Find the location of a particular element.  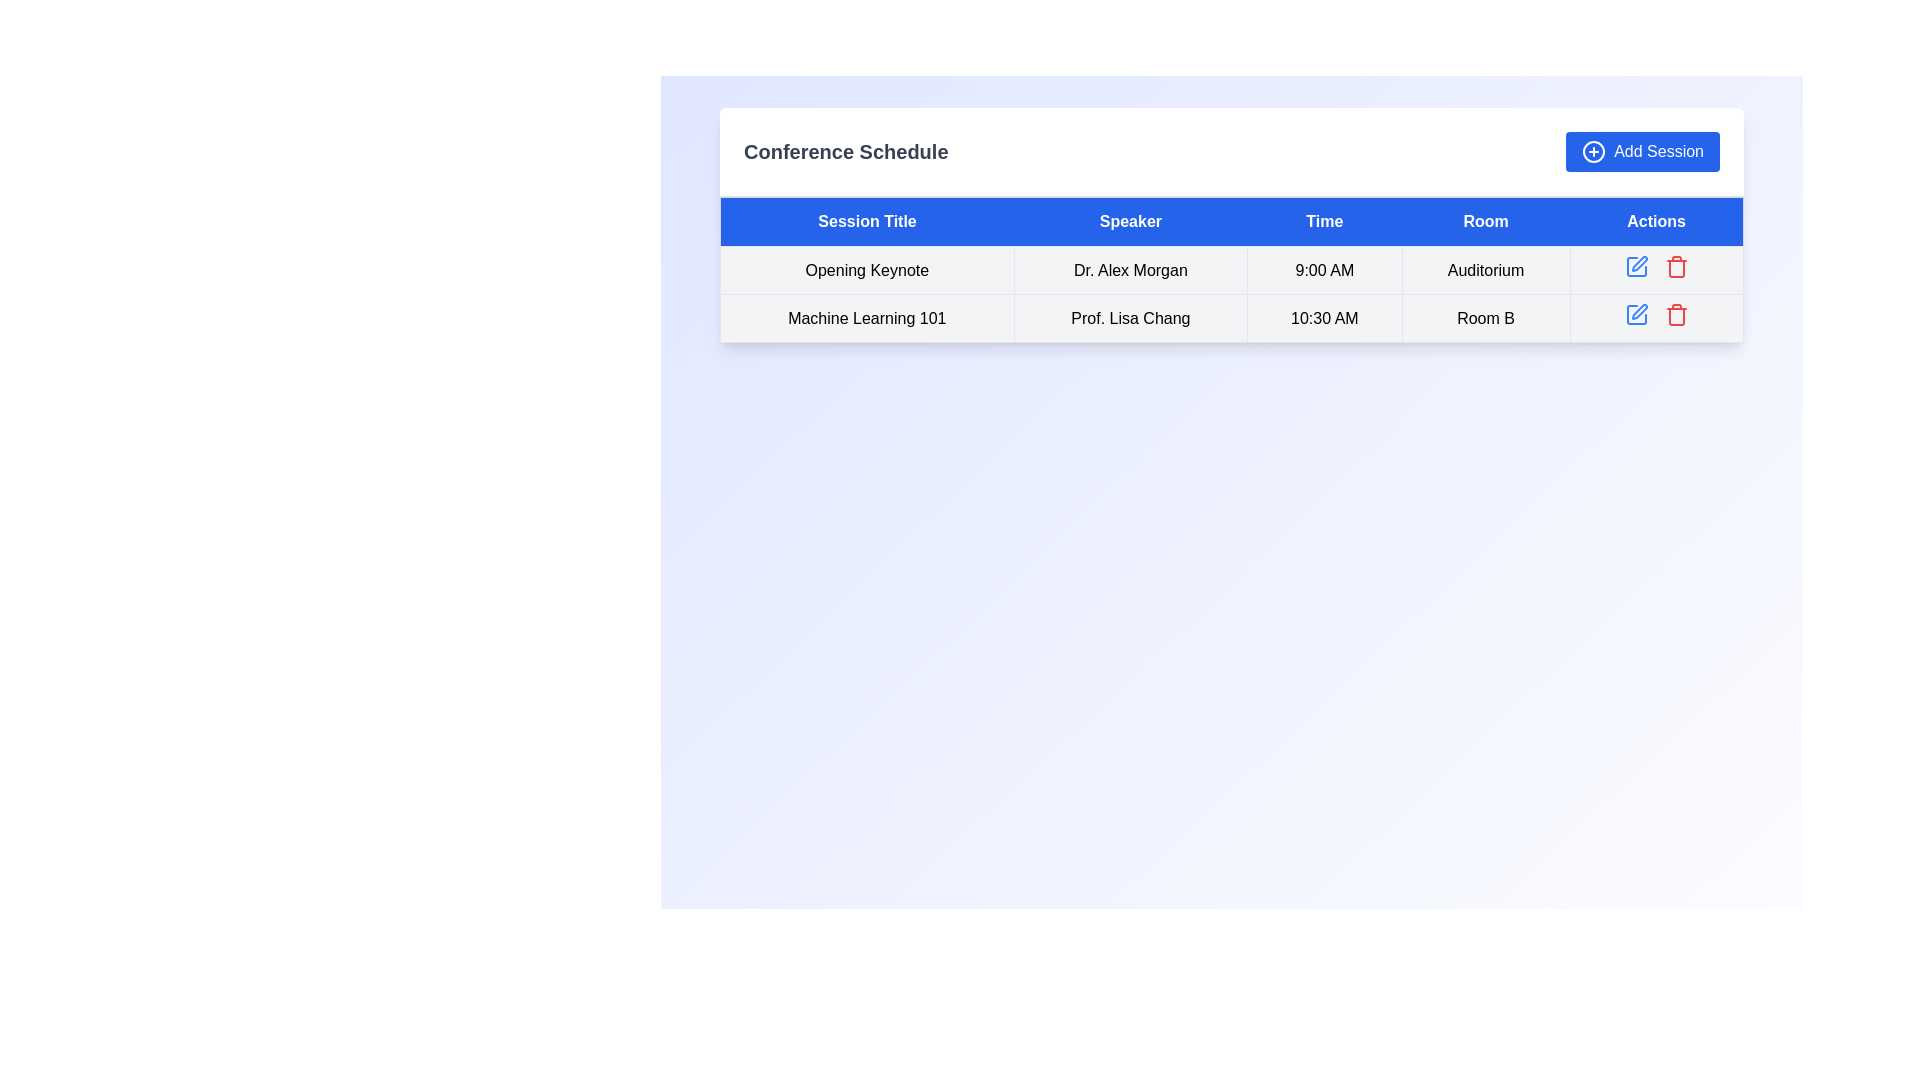

the 'Conference Schedule' text label, which is displayed in a large, bold, dark gray font, located in the upper-left region of the interface header is located at coordinates (846, 150).